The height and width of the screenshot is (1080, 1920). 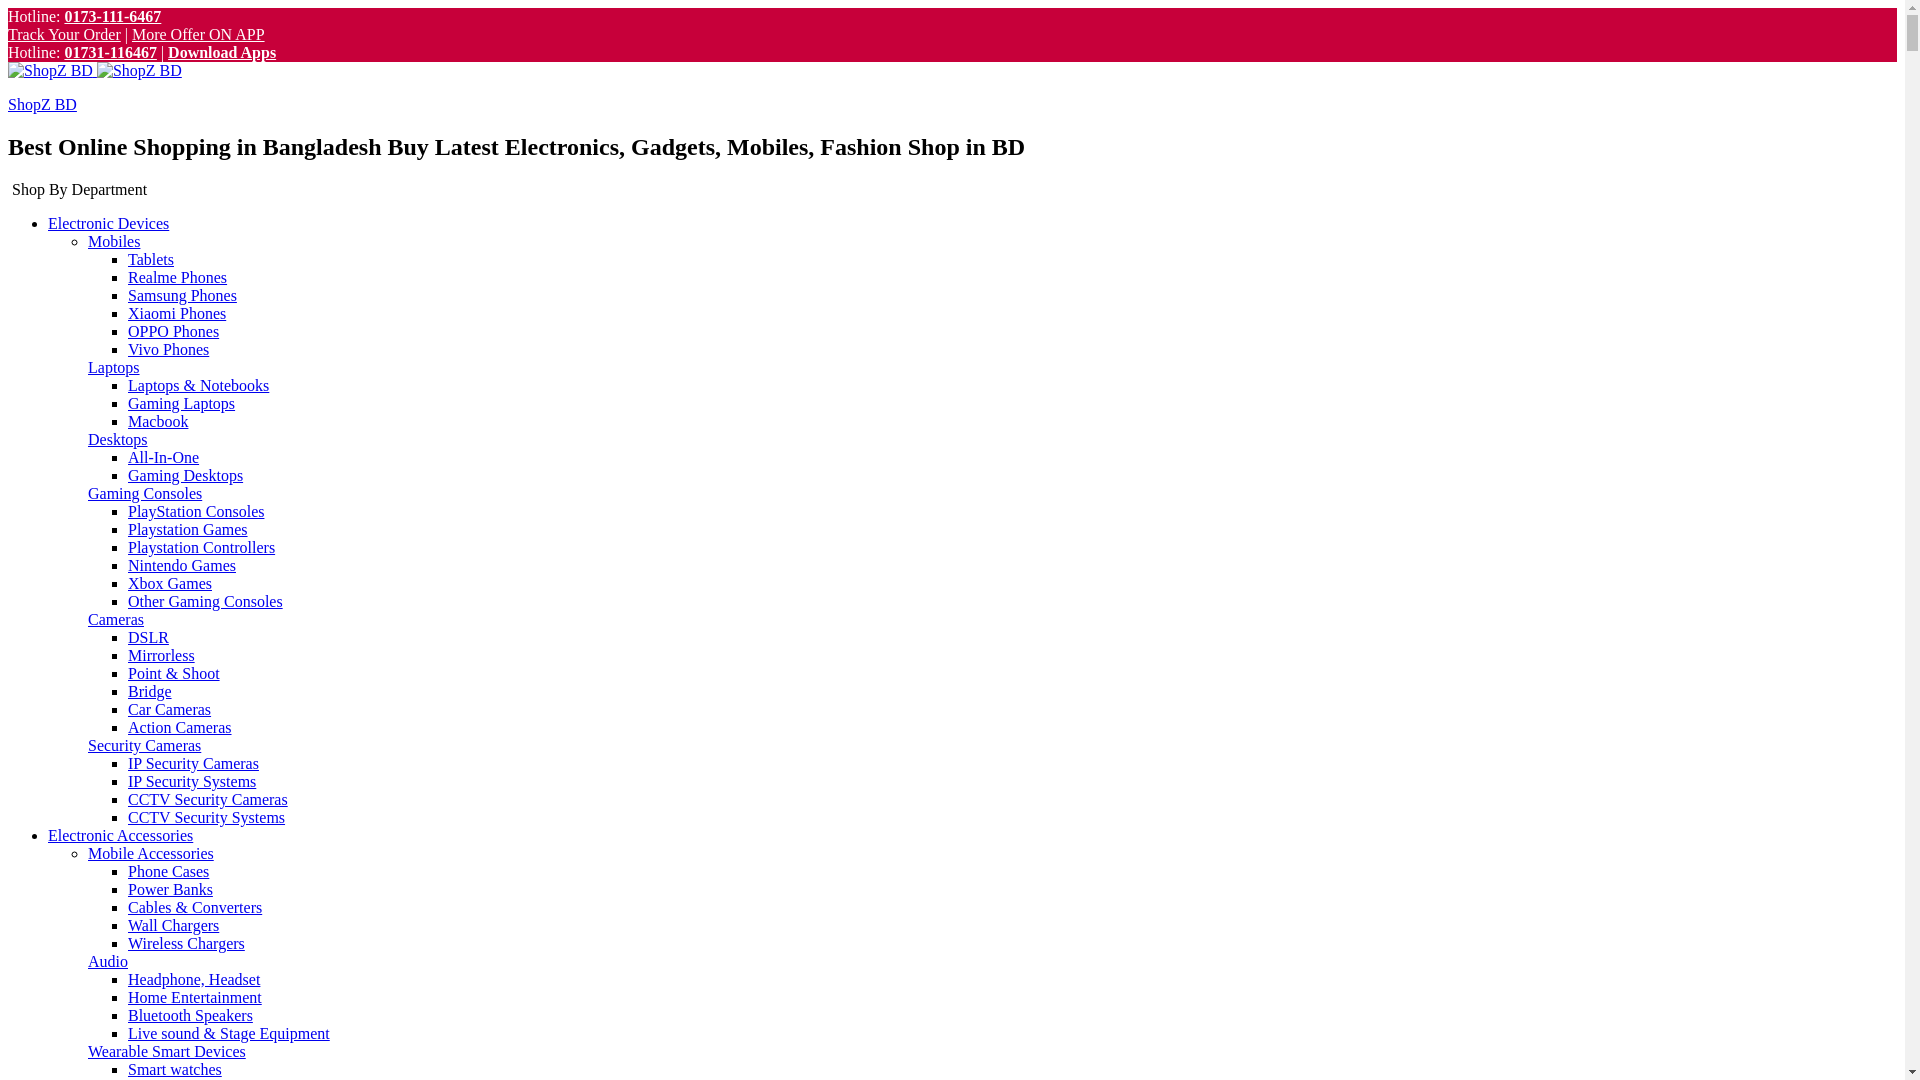 What do you see at coordinates (198, 385) in the screenshot?
I see `'Laptops & Notebooks'` at bounding box center [198, 385].